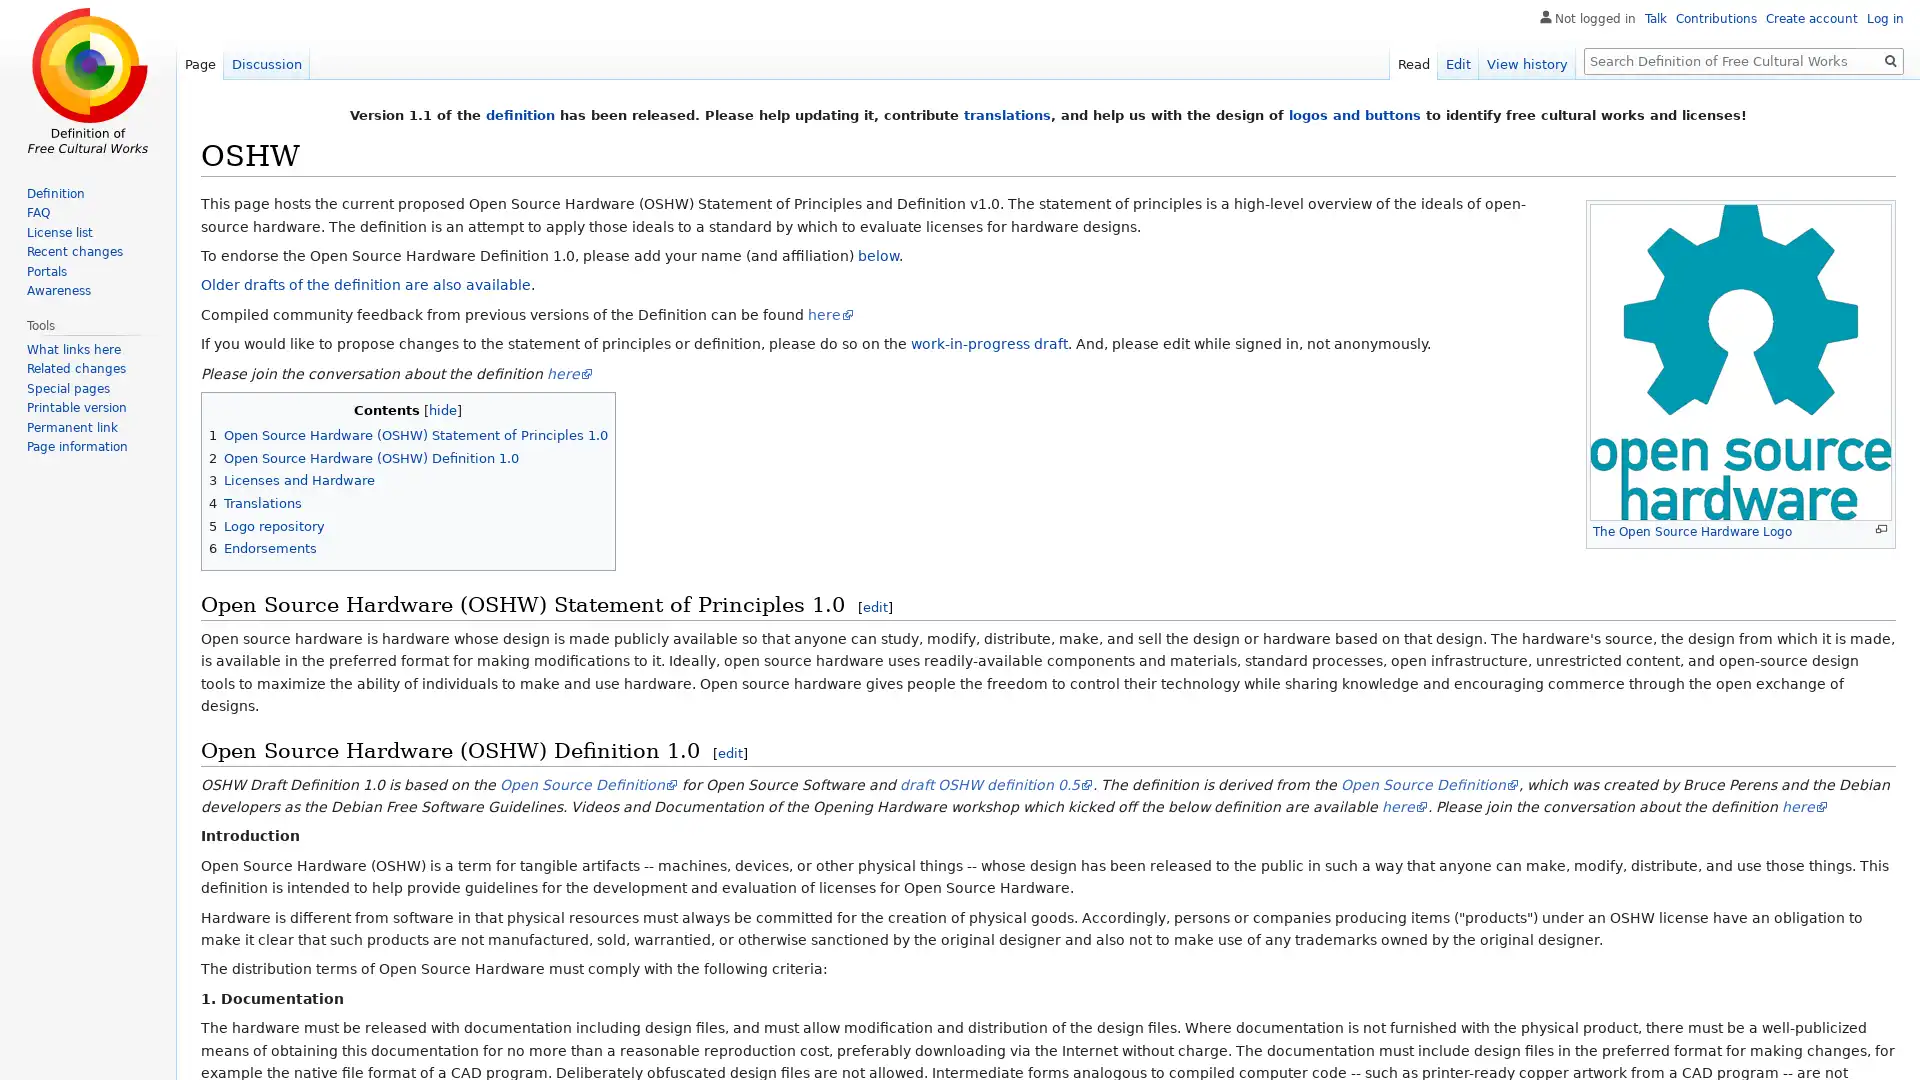 This screenshot has height=1080, width=1920. What do you see at coordinates (1890, 60) in the screenshot?
I see `Go` at bounding box center [1890, 60].